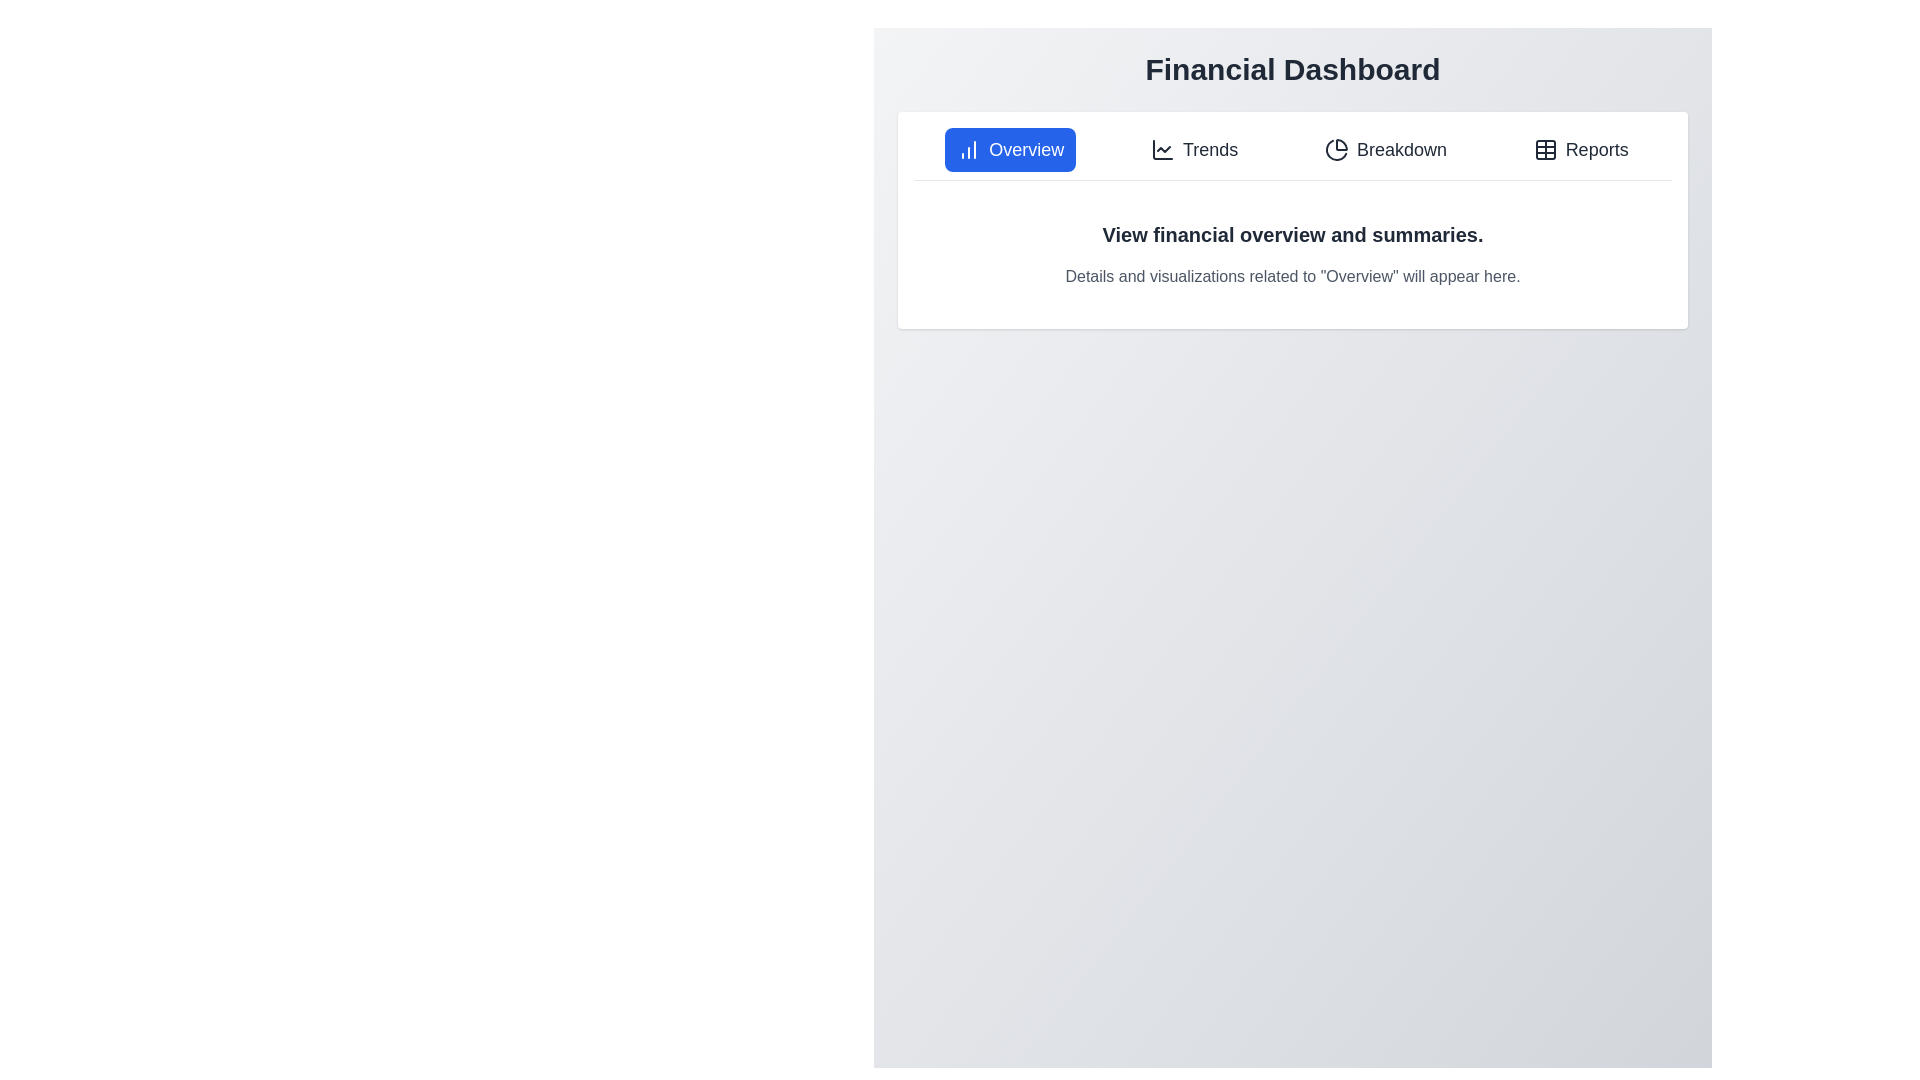 The width and height of the screenshot is (1920, 1080). What do you see at coordinates (1579, 149) in the screenshot?
I see `the Reports tab to view its content` at bounding box center [1579, 149].